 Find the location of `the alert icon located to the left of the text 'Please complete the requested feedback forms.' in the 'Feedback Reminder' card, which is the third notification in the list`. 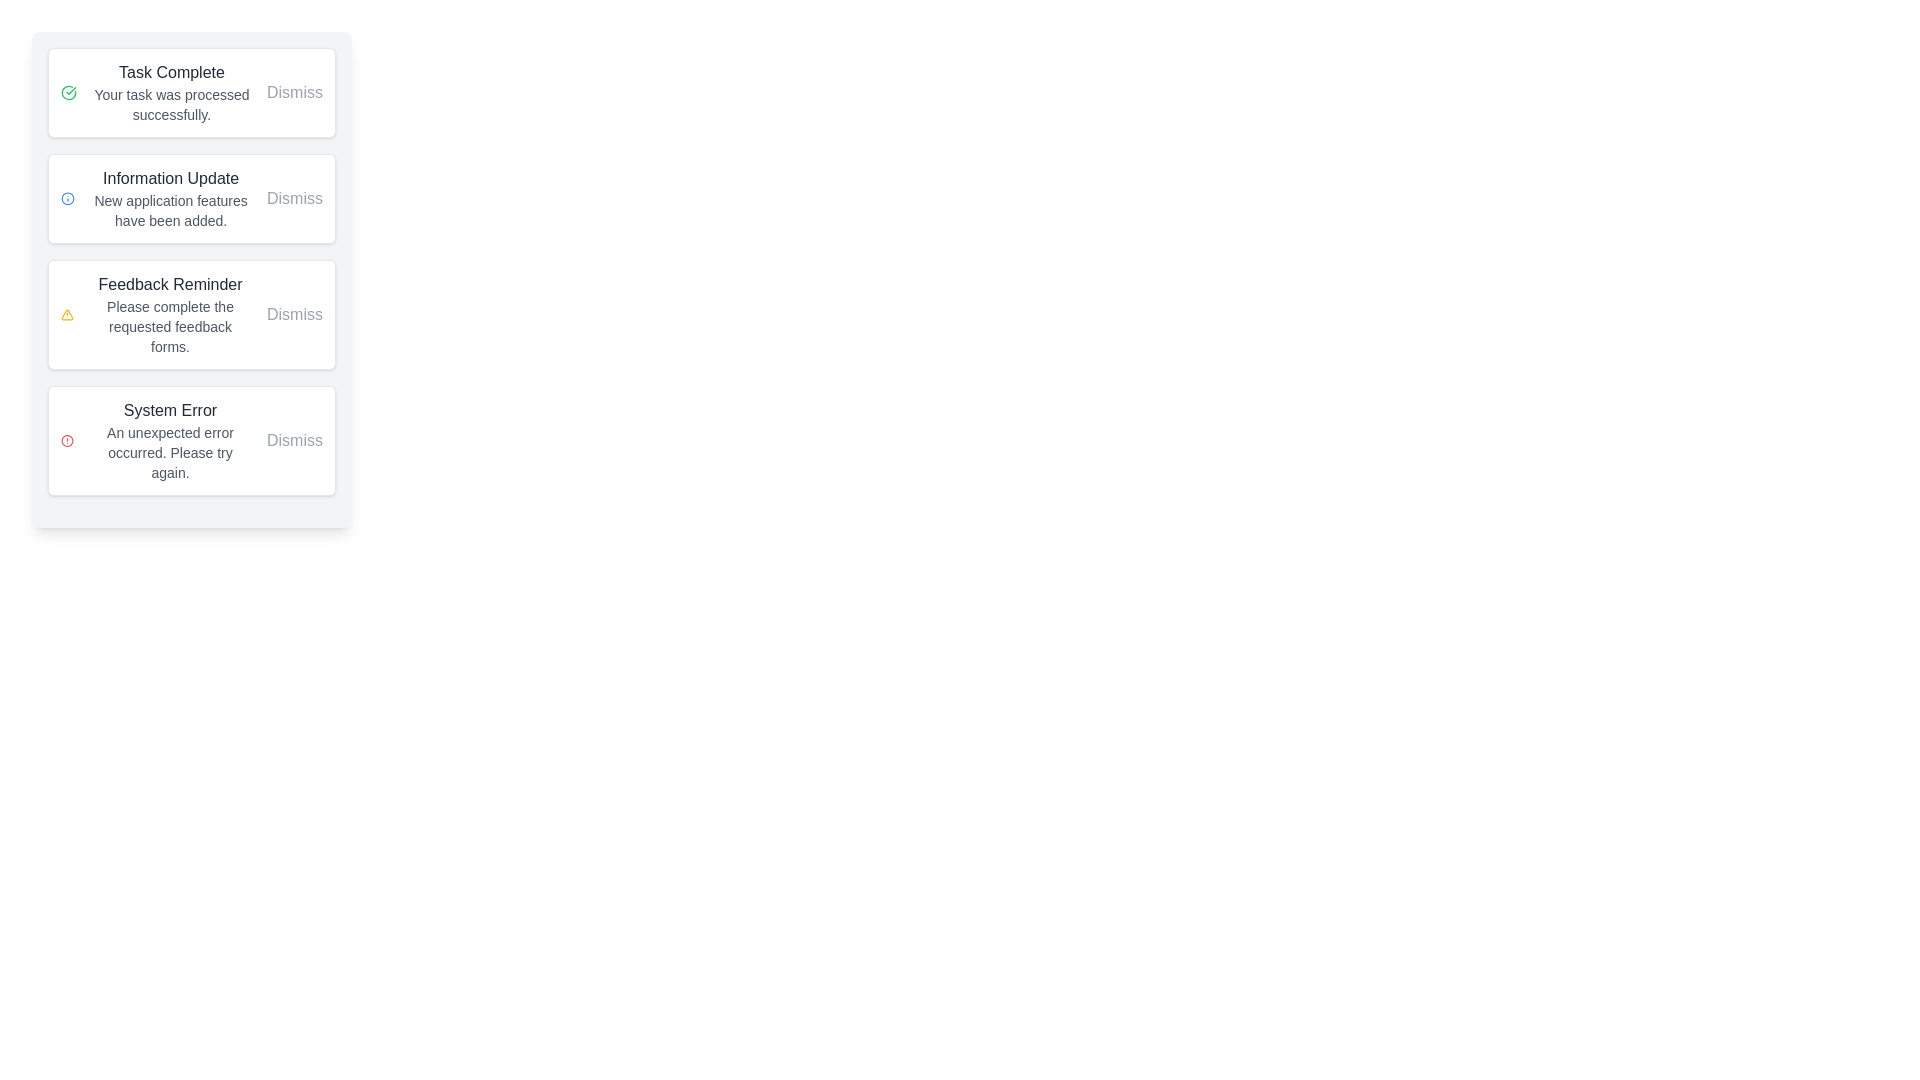

the alert icon located to the left of the text 'Please complete the requested feedback forms.' in the 'Feedback Reminder' card, which is the third notification in the list is located at coordinates (67, 315).